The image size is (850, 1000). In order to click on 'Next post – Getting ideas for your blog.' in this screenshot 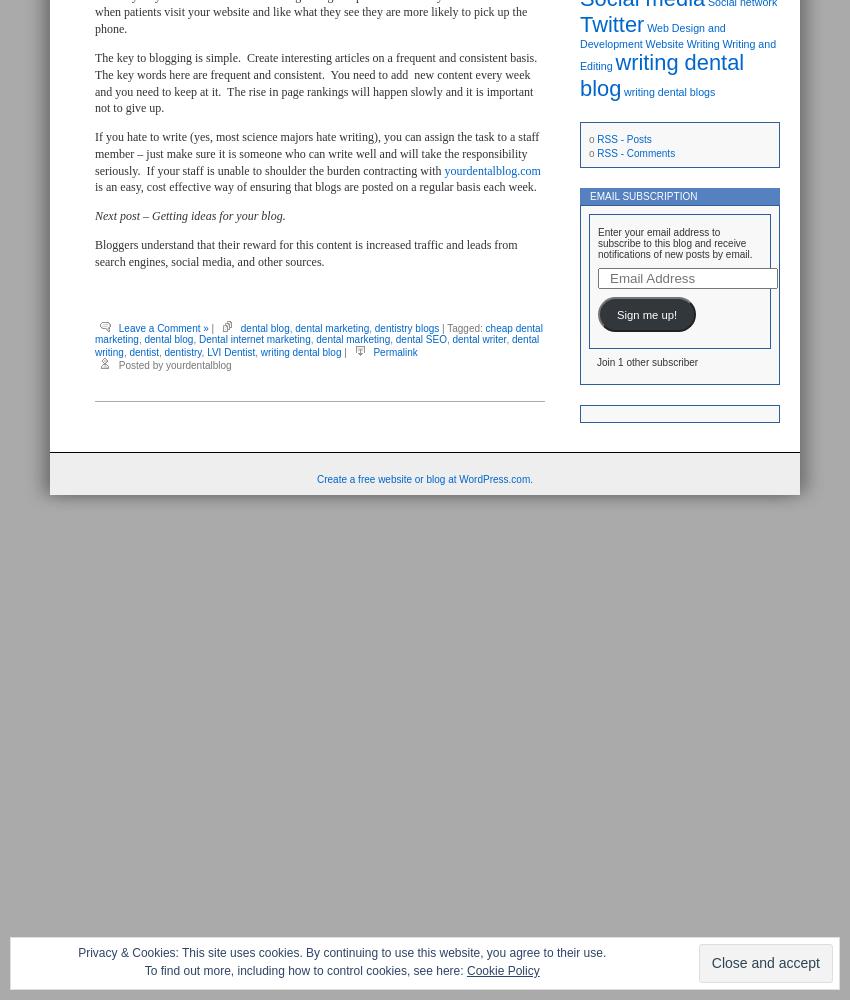, I will do `click(188, 215)`.